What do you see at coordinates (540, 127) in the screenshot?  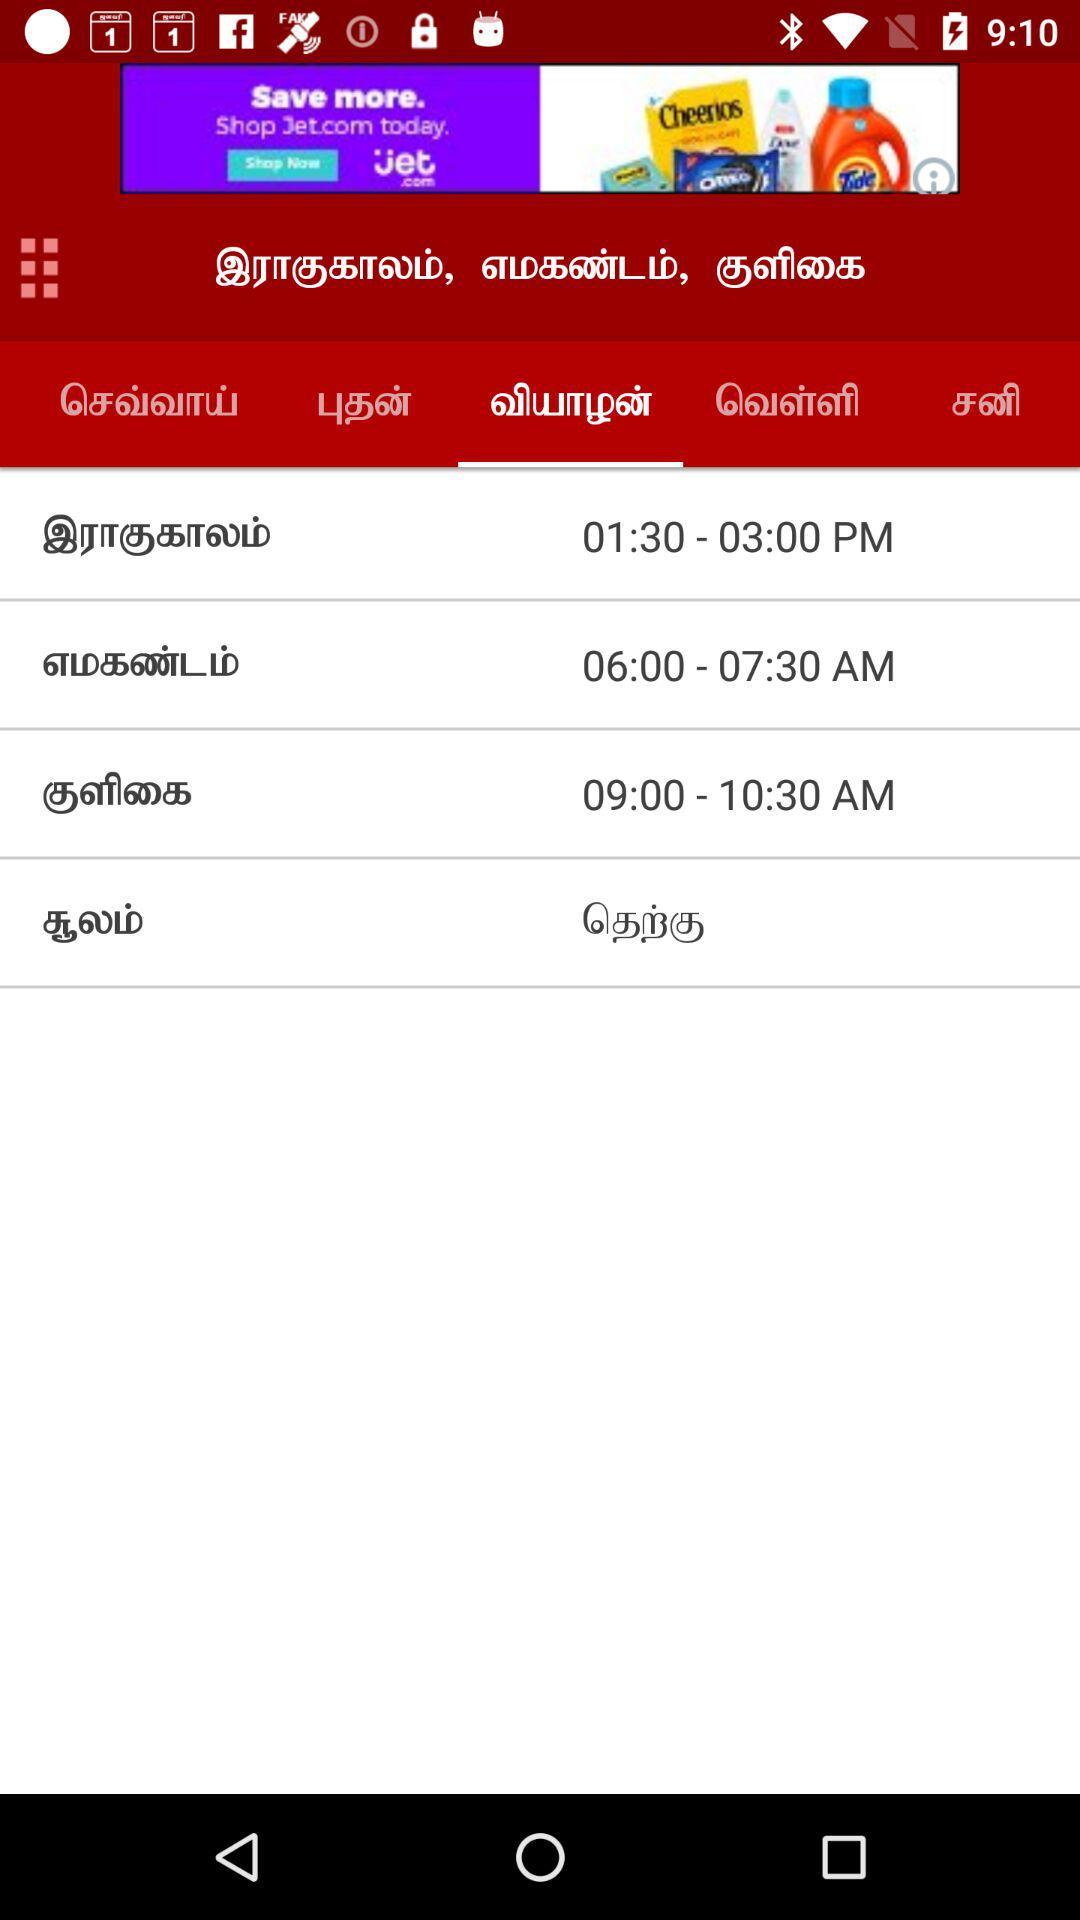 I see `advertisement` at bounding box center [540, 127].